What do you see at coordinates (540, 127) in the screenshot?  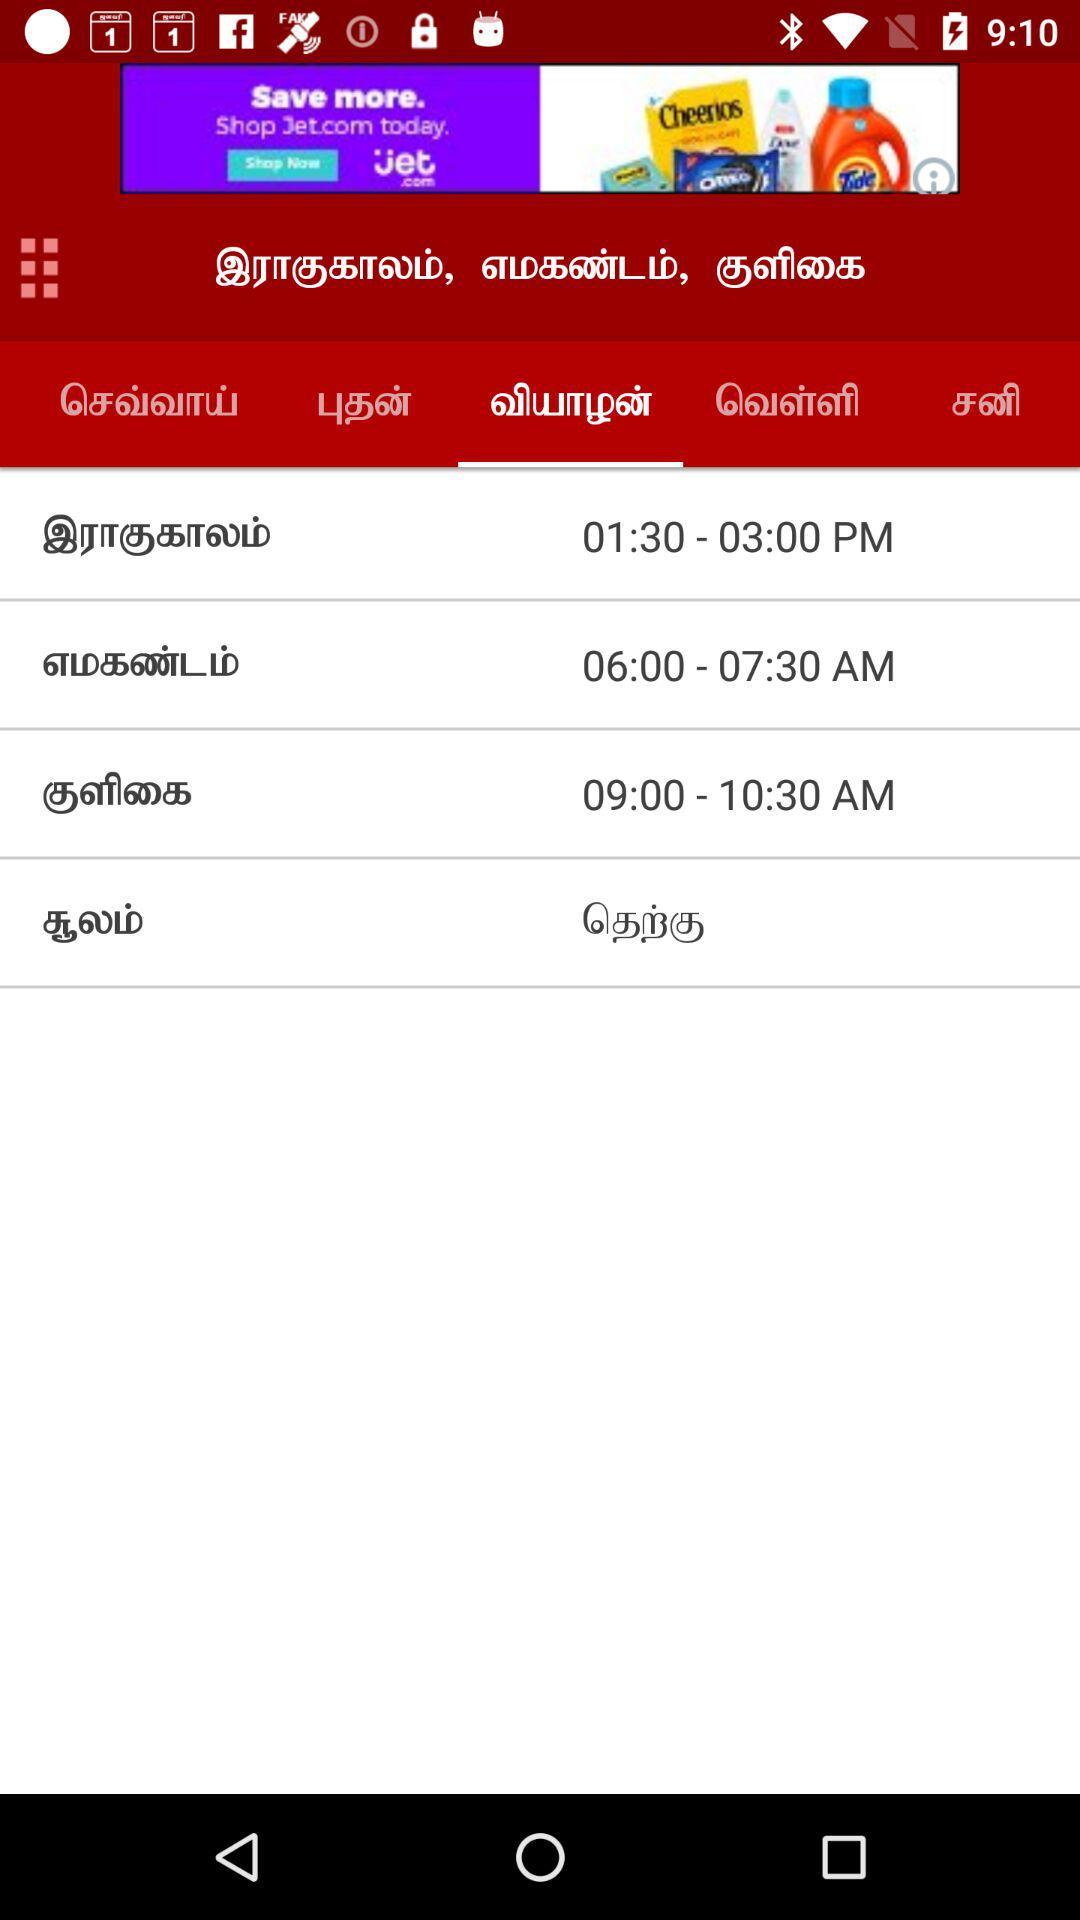 I see `advertisement` at bounding box center [540, 127].